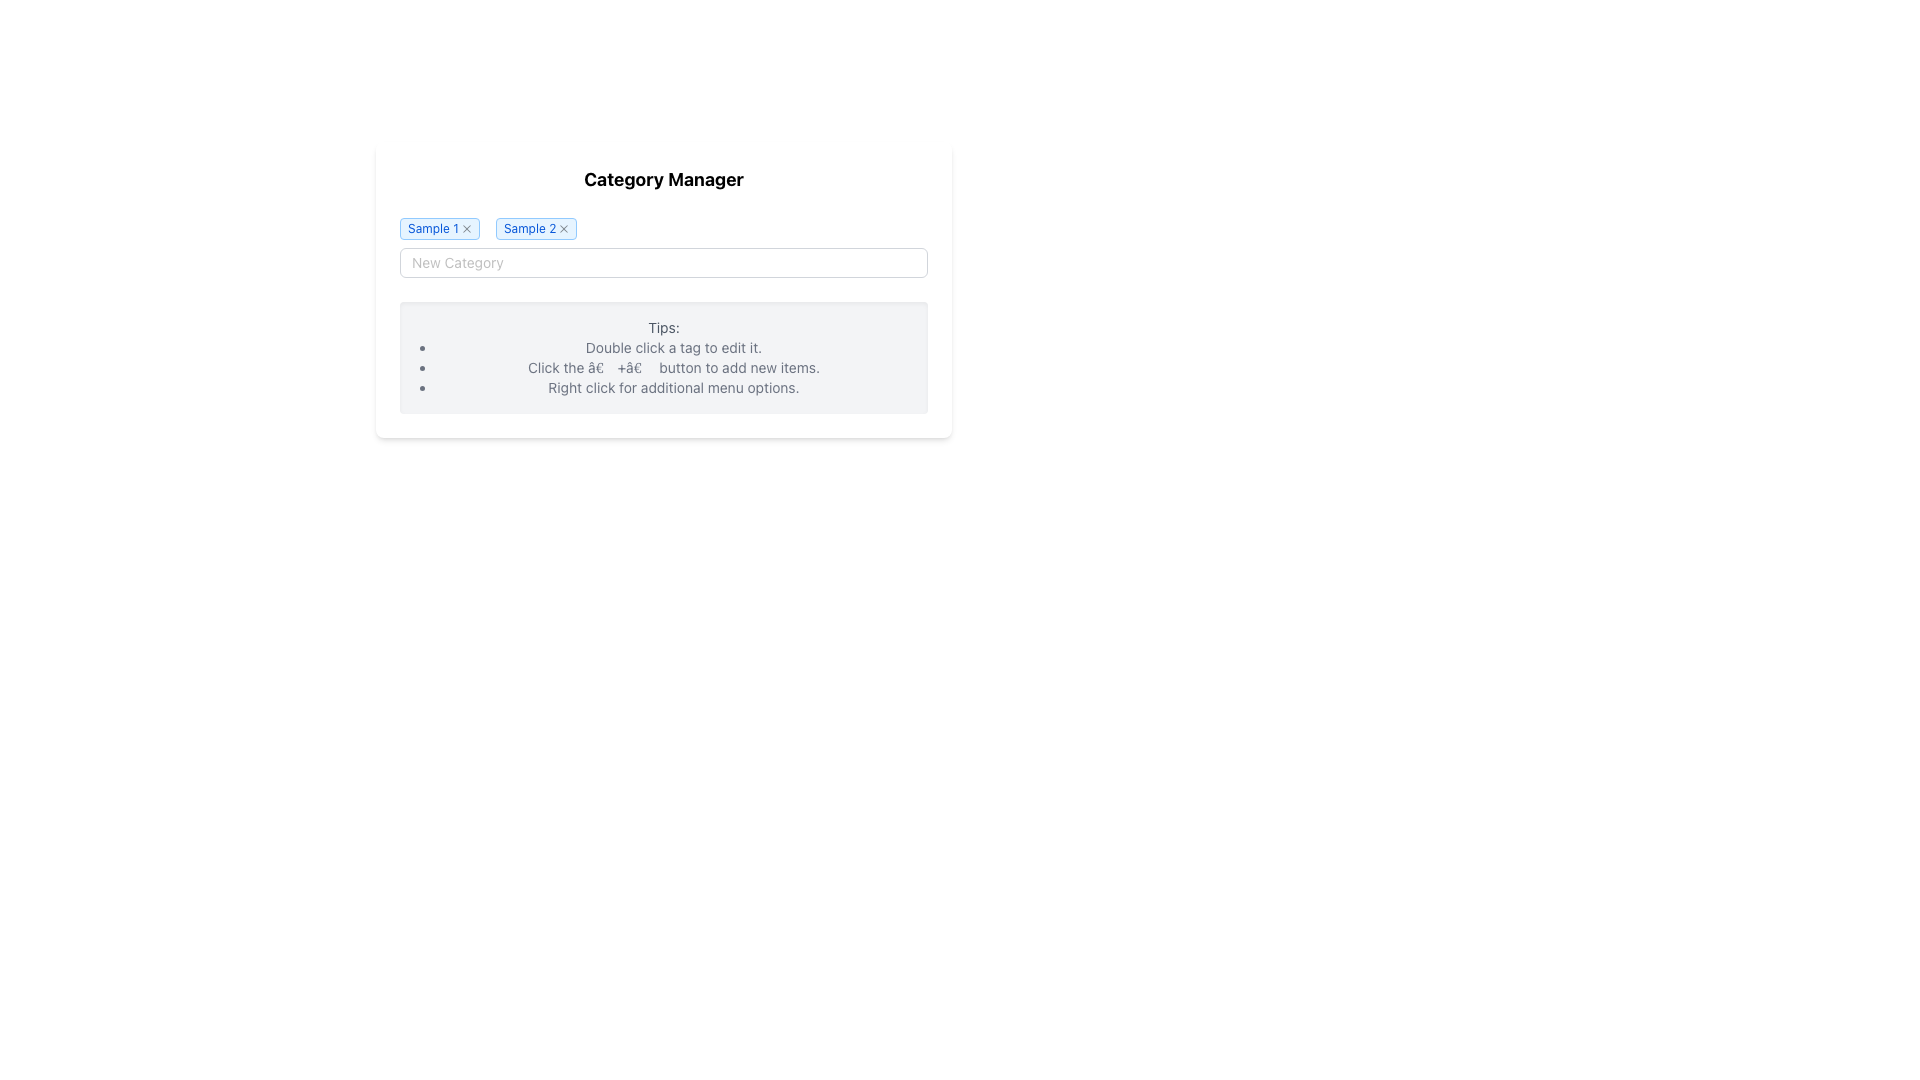 The height and width of the screenshot is (1080, 1920). I want to click on the blue tag labeled 'Sample 2' with a close button, so click(536, 227).